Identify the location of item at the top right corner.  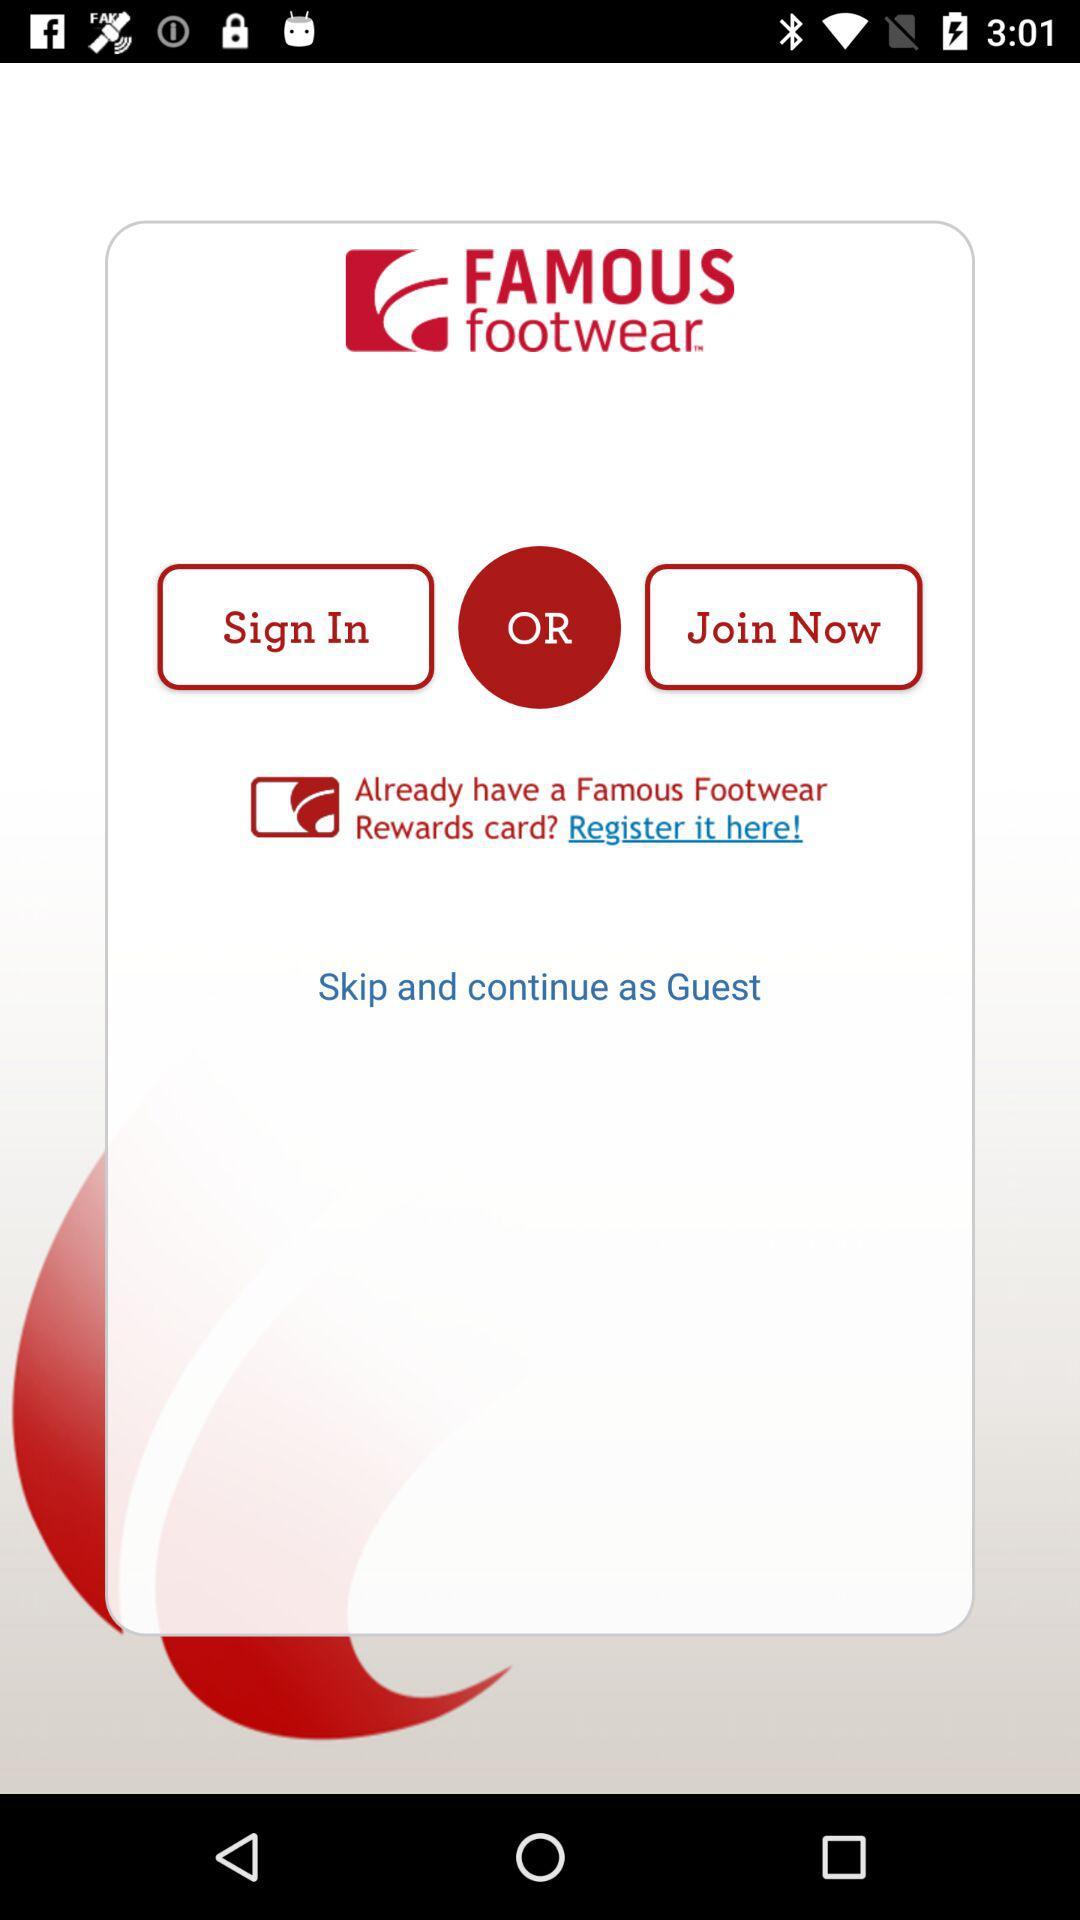
(782, 626).